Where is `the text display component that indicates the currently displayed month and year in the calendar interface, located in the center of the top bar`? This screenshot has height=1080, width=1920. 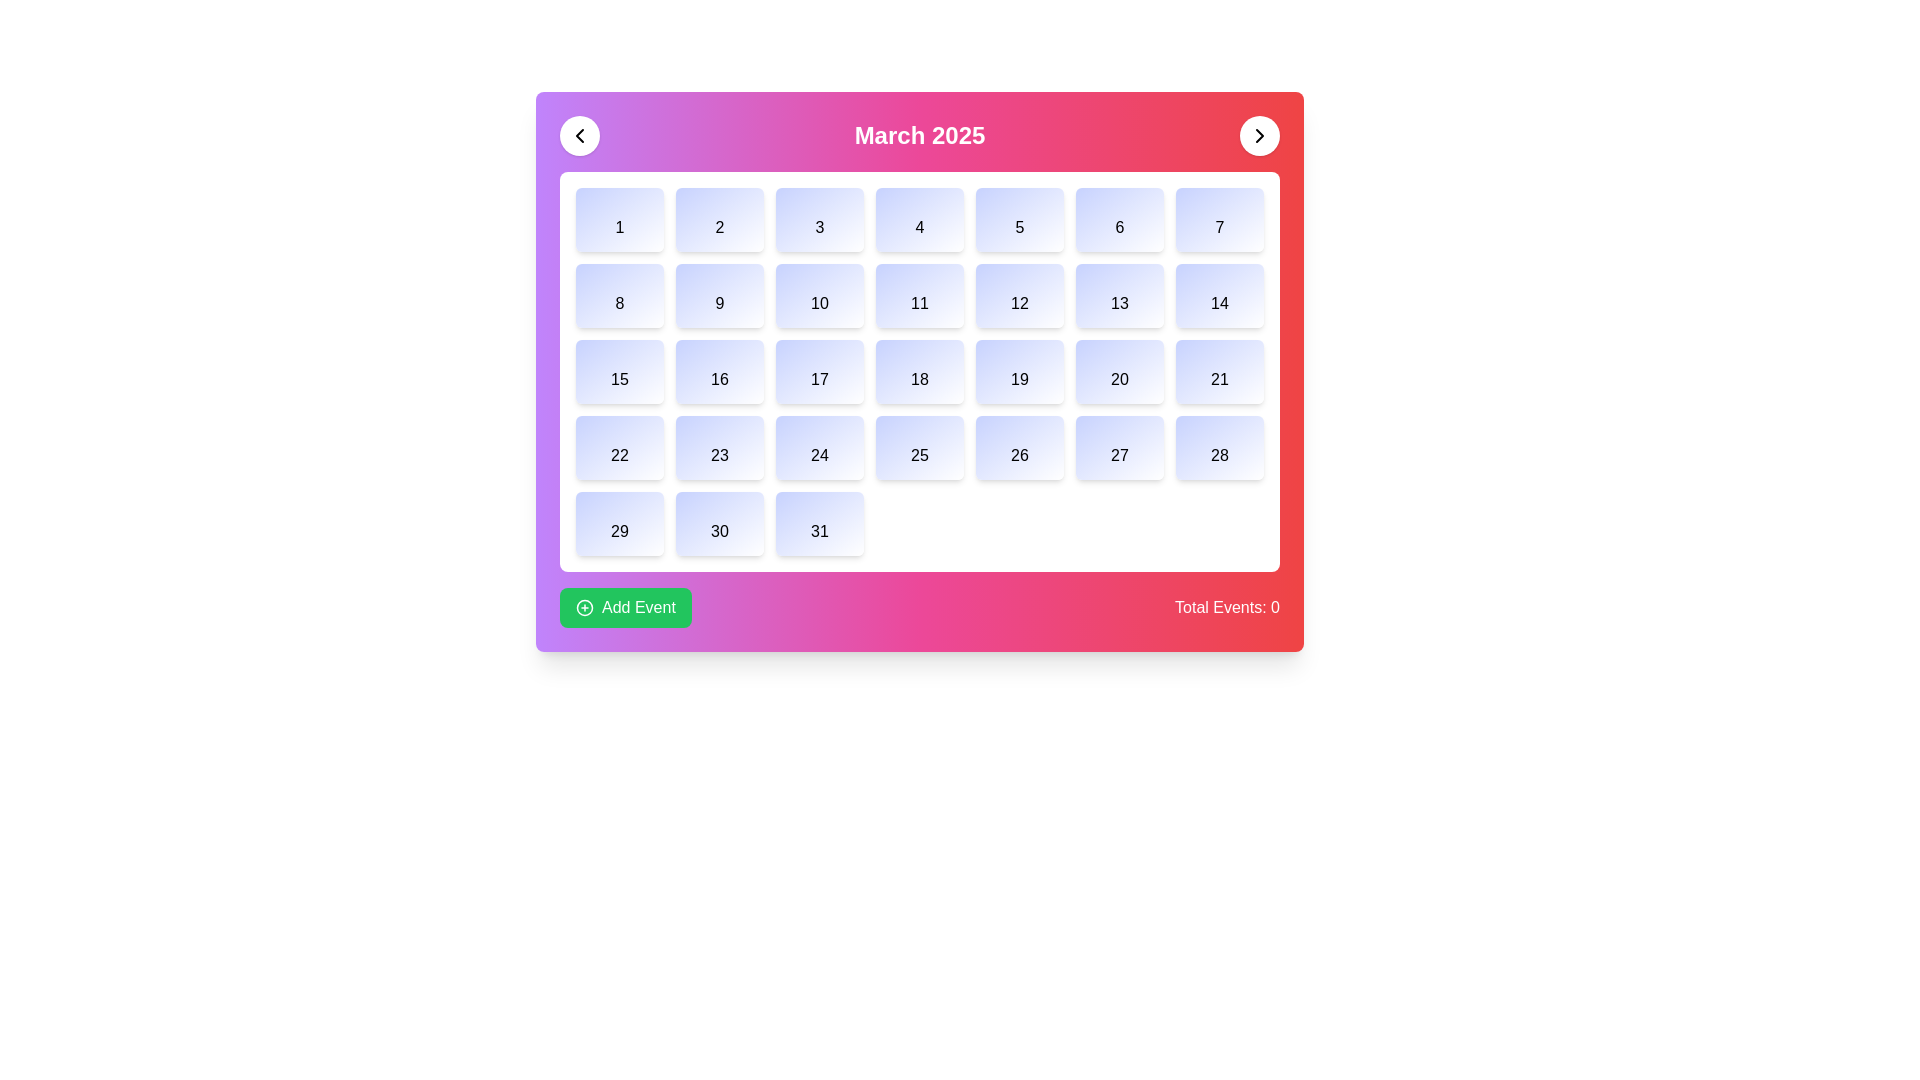
the text display component that indicates the currently displayed month and year in the calendar interface, located in the center of the top bar is located at coordinates (919, 135).